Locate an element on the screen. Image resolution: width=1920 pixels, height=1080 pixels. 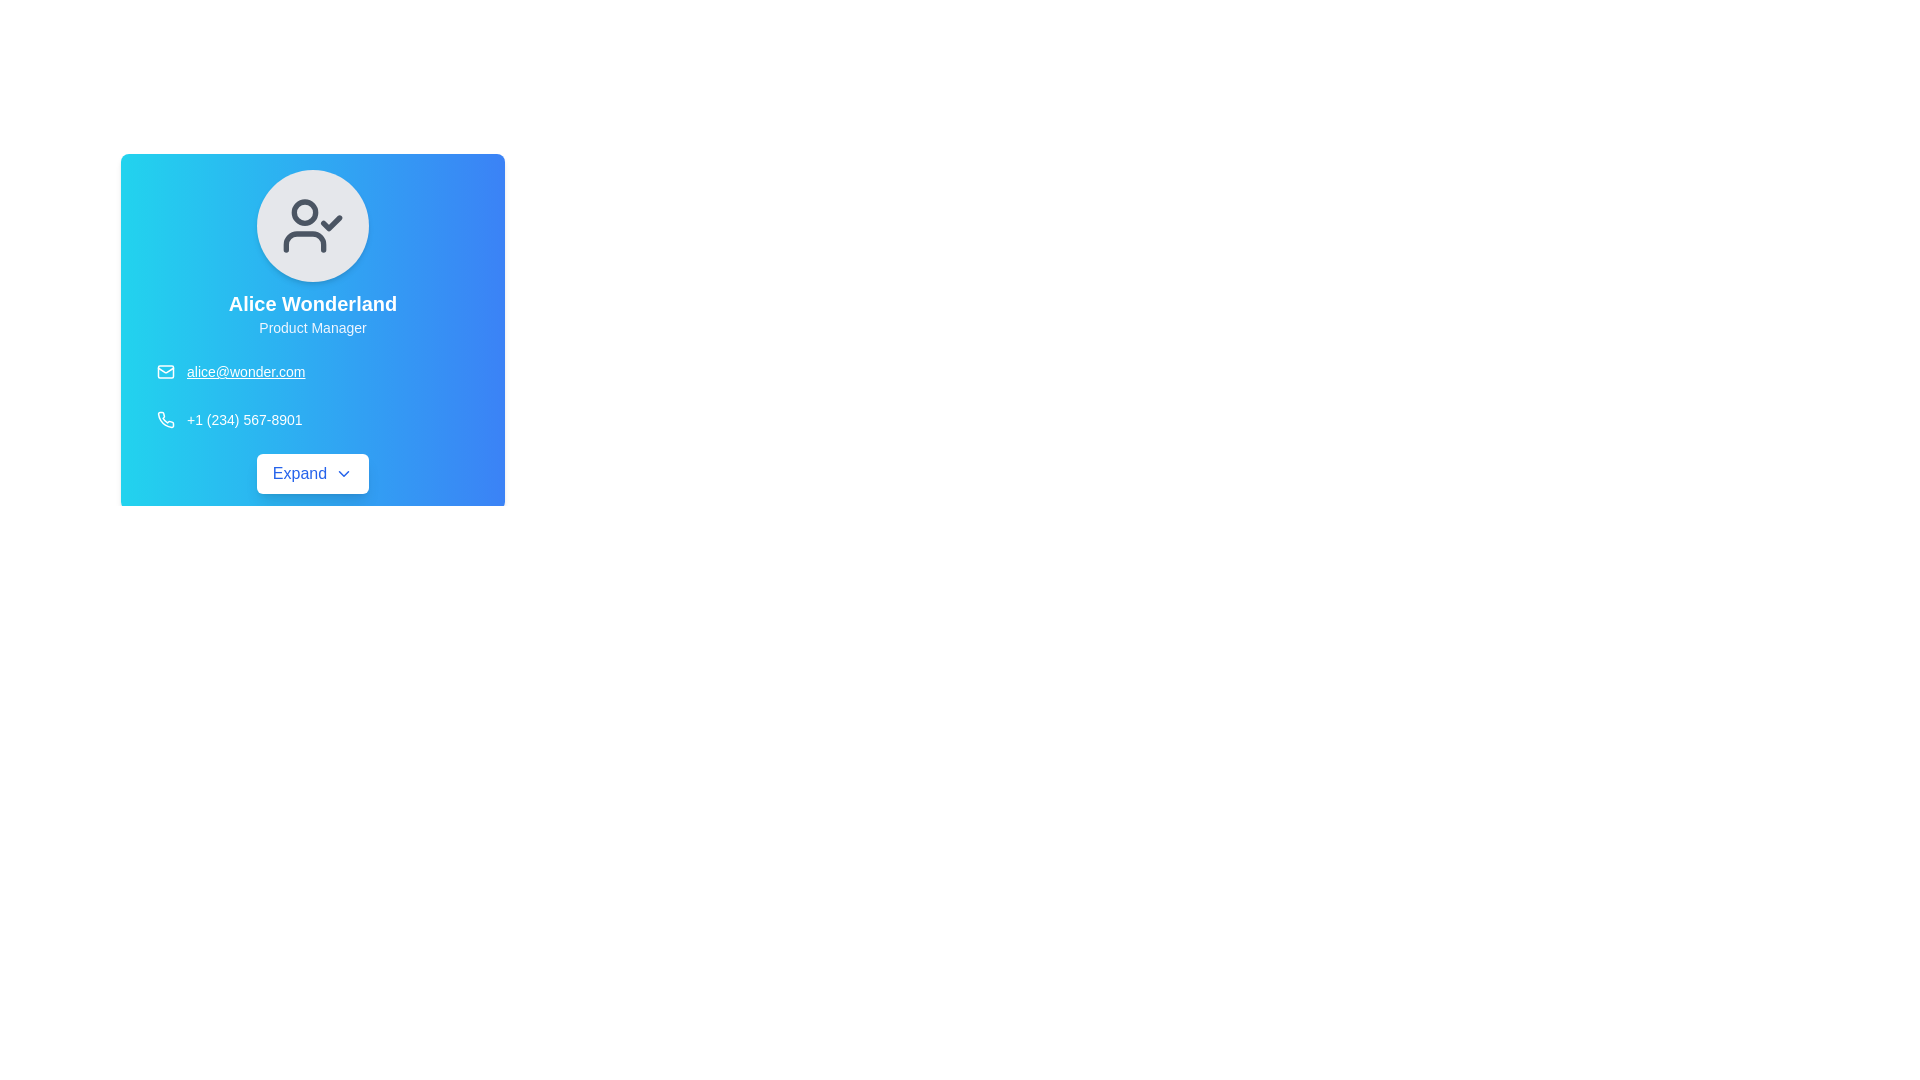
the blue downward-pointing chevron icon next to the 'Expand' button is located at coordinates (344, 474).